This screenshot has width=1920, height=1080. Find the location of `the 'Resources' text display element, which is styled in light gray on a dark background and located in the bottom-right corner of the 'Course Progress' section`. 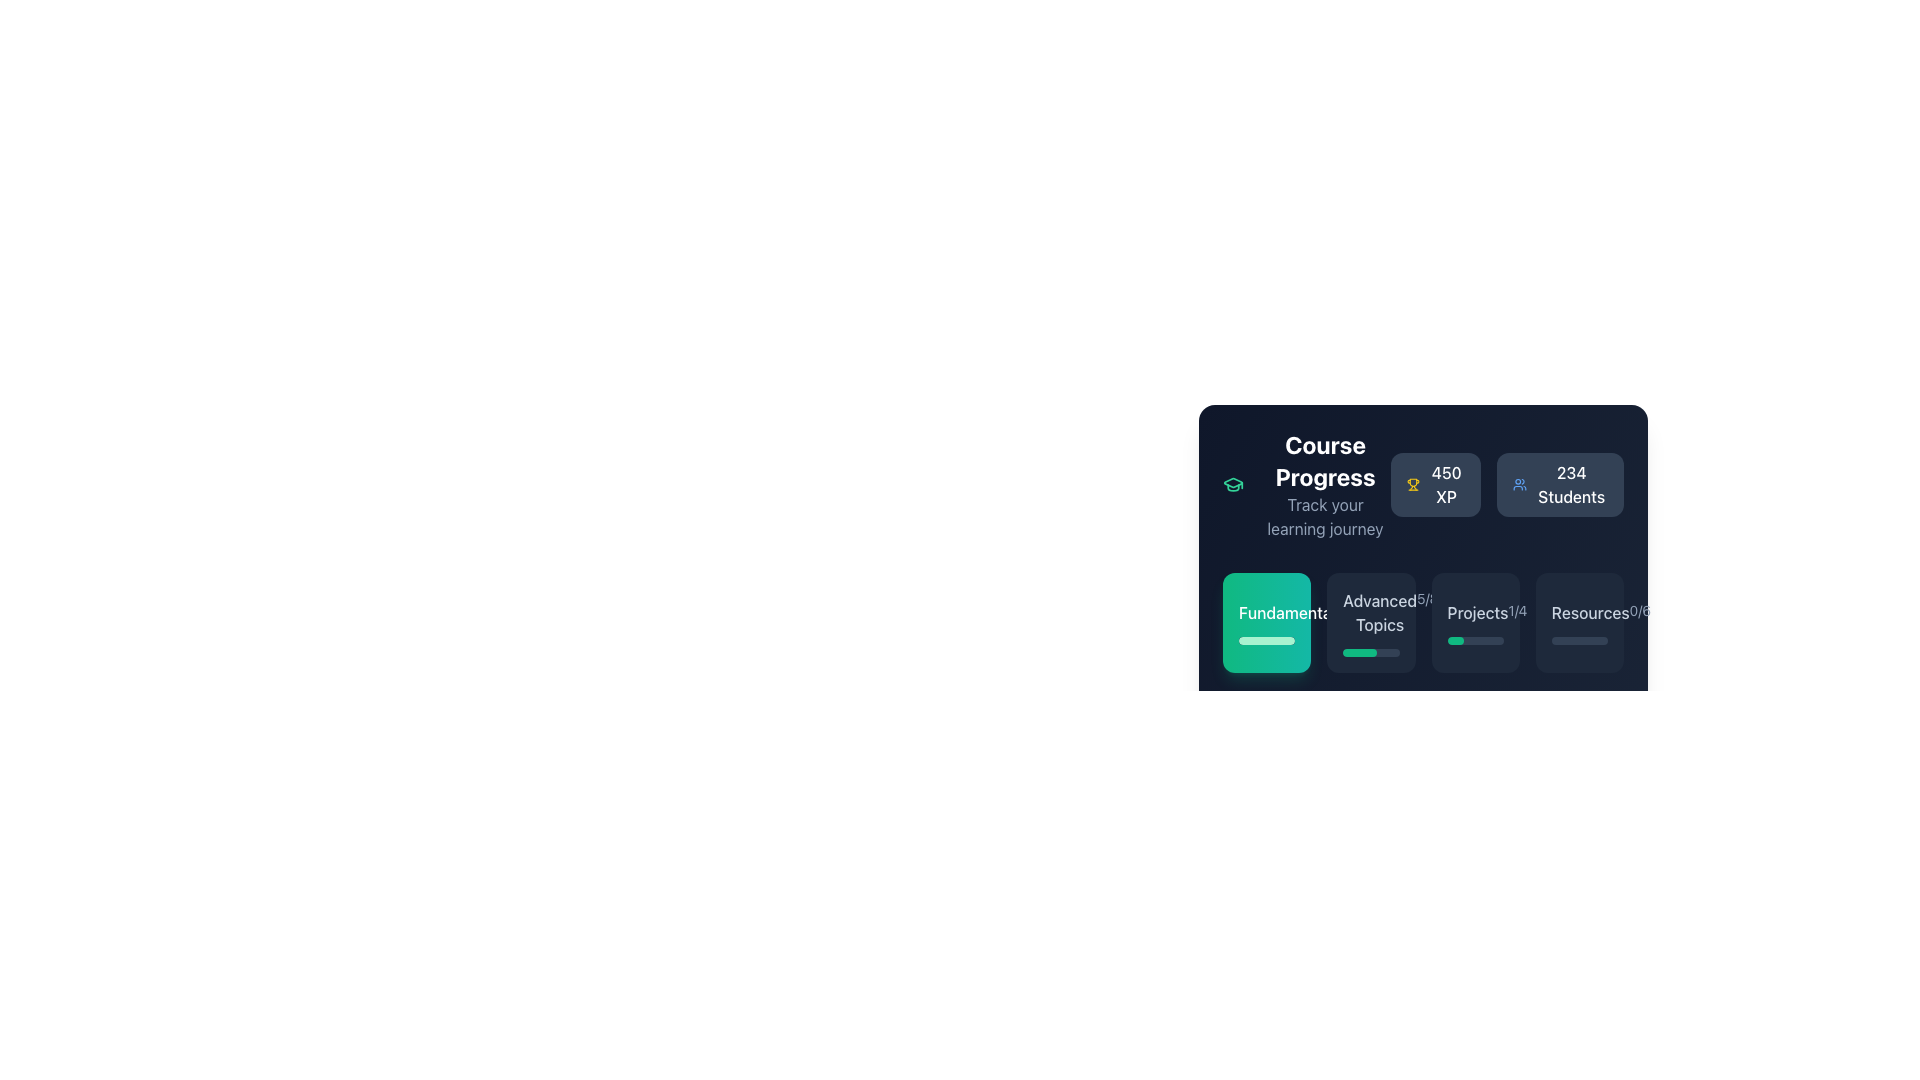

the 'Resources' text display element, which is styled in light gray on a dark background and located in the bottom-right corner of the 'Course Progress' section is located at coordinates (1578, 612).